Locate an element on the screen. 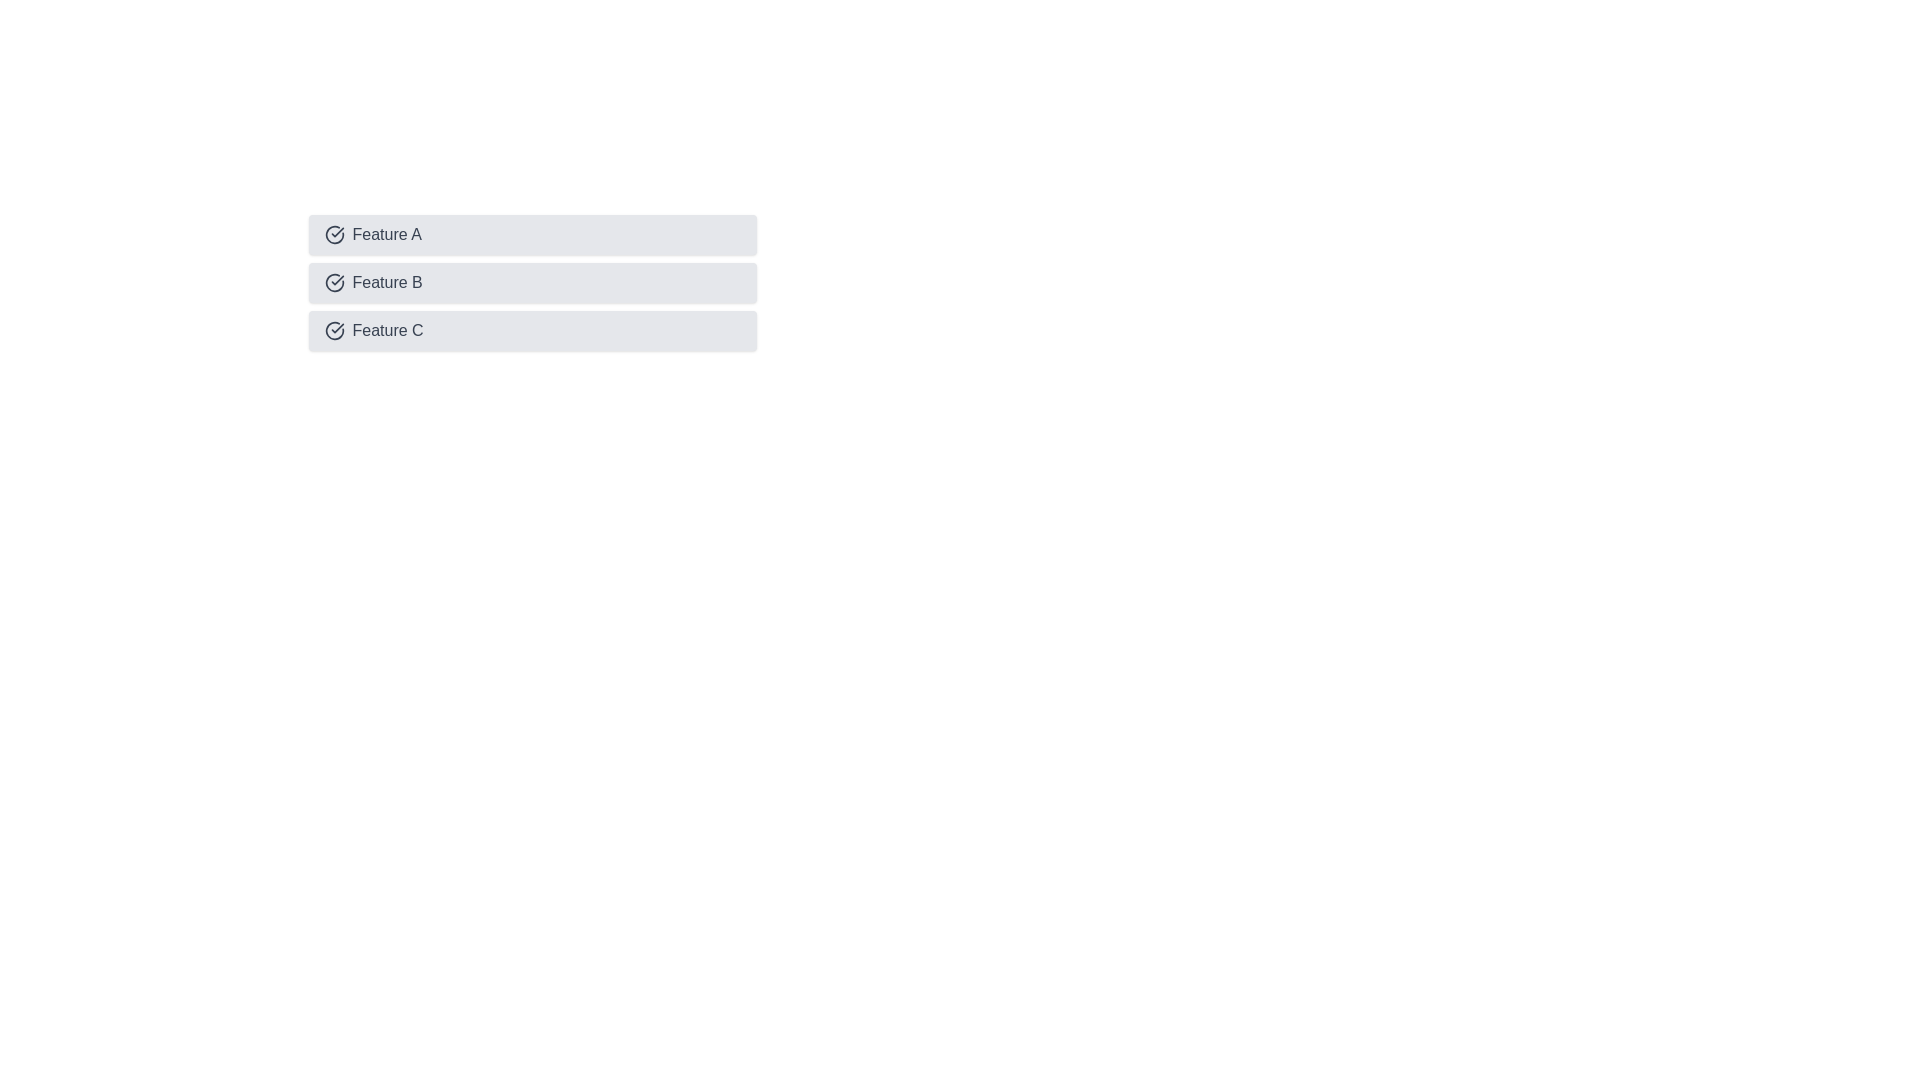  the chip labeled Feature B is located at coordinates (532, 282).